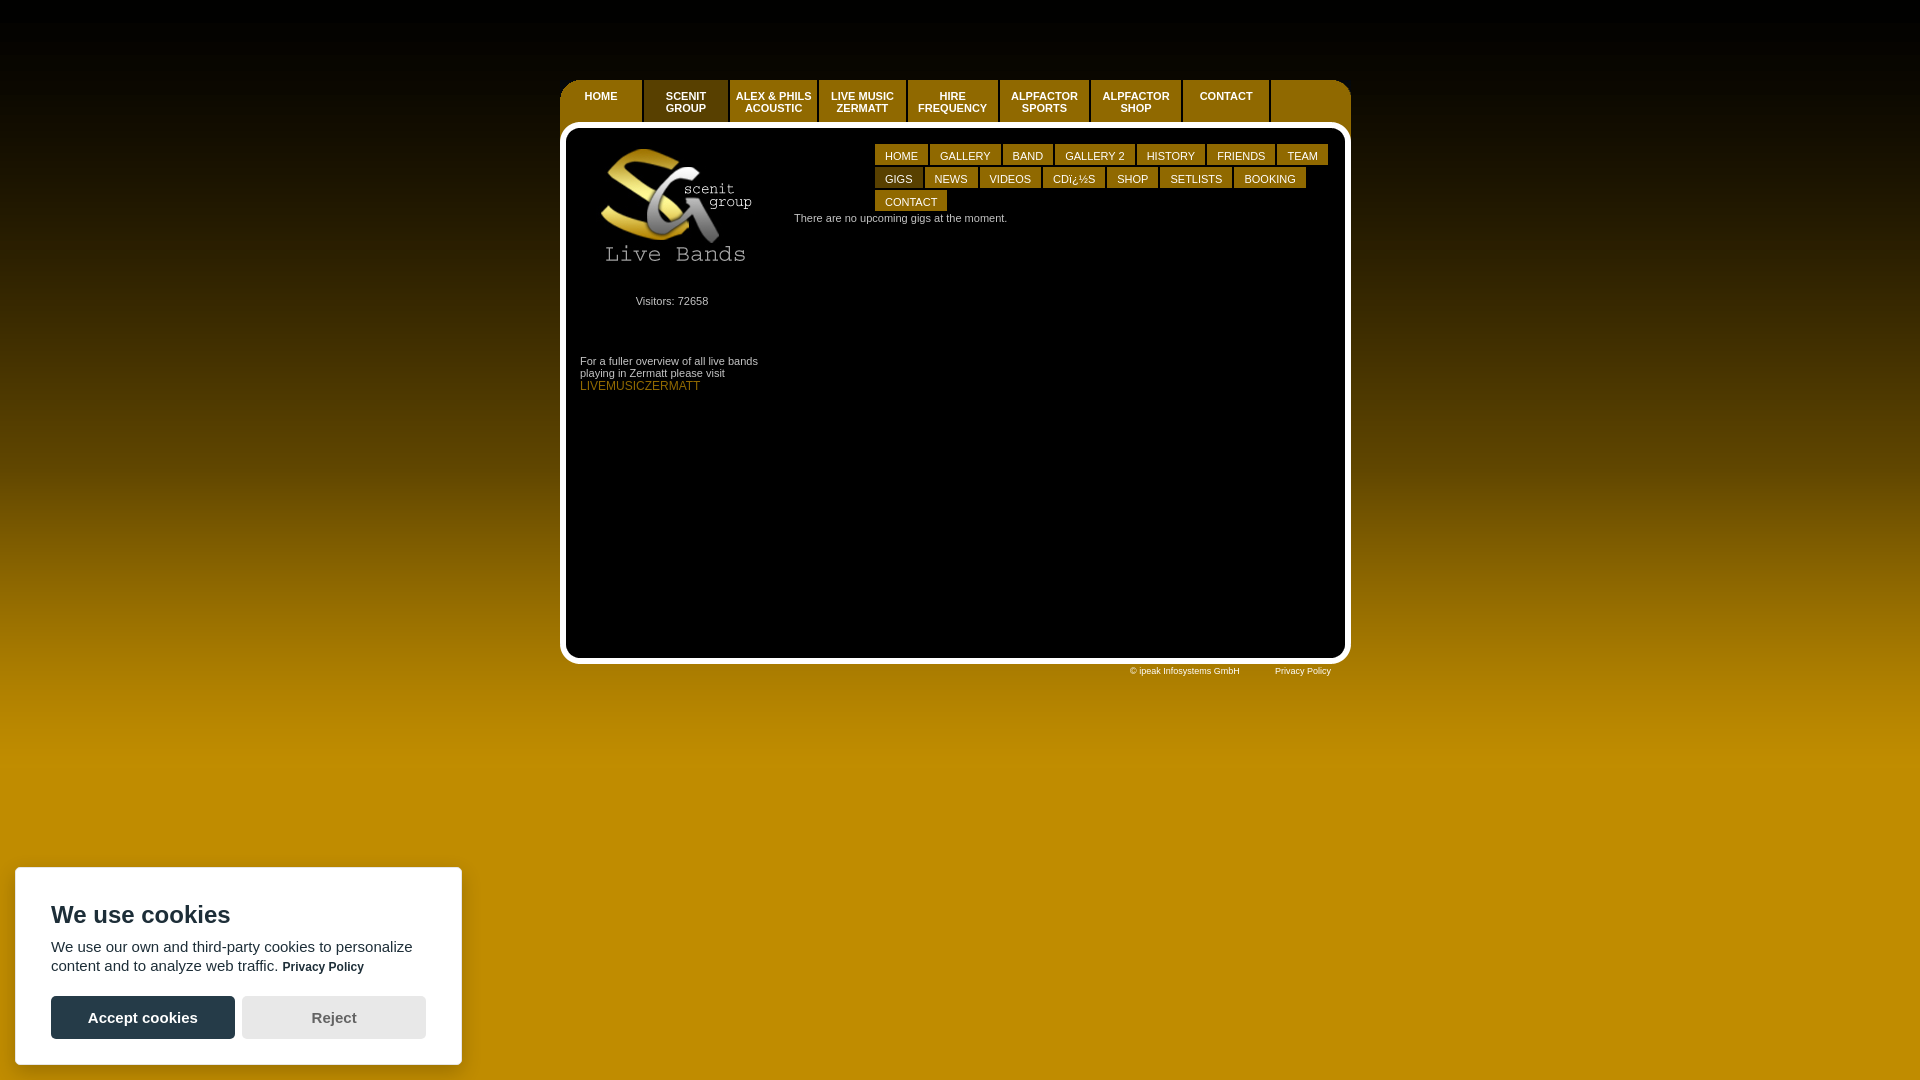 The image size is (1920, 1080). What do you see at coordinates (1132, 177) in the screenshot?
I see `'SHOP'` at bounding box center [1132, 177].